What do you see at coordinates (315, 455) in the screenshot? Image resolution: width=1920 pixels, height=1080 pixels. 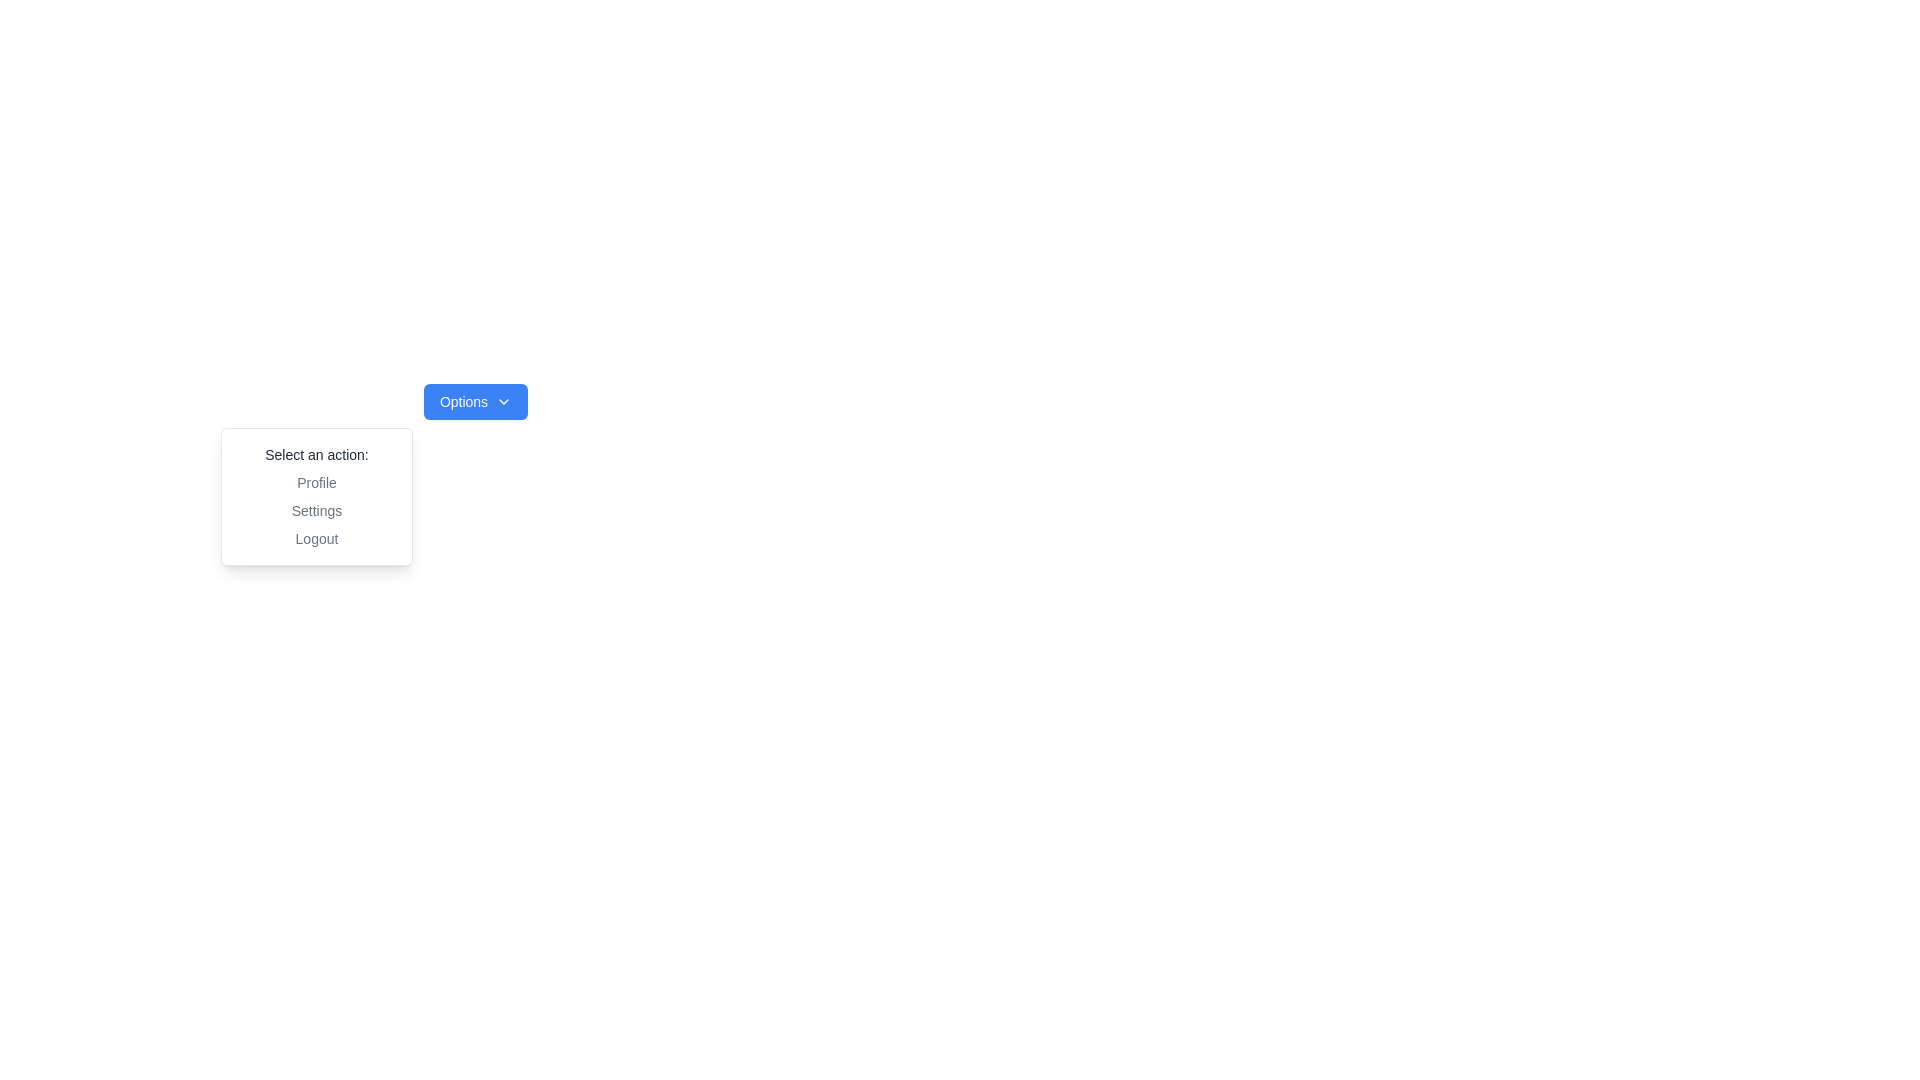 I see `the text label stating 'Select an action:' which is positioned at the top of a dropdown menu` at bounding box center [315, 455].